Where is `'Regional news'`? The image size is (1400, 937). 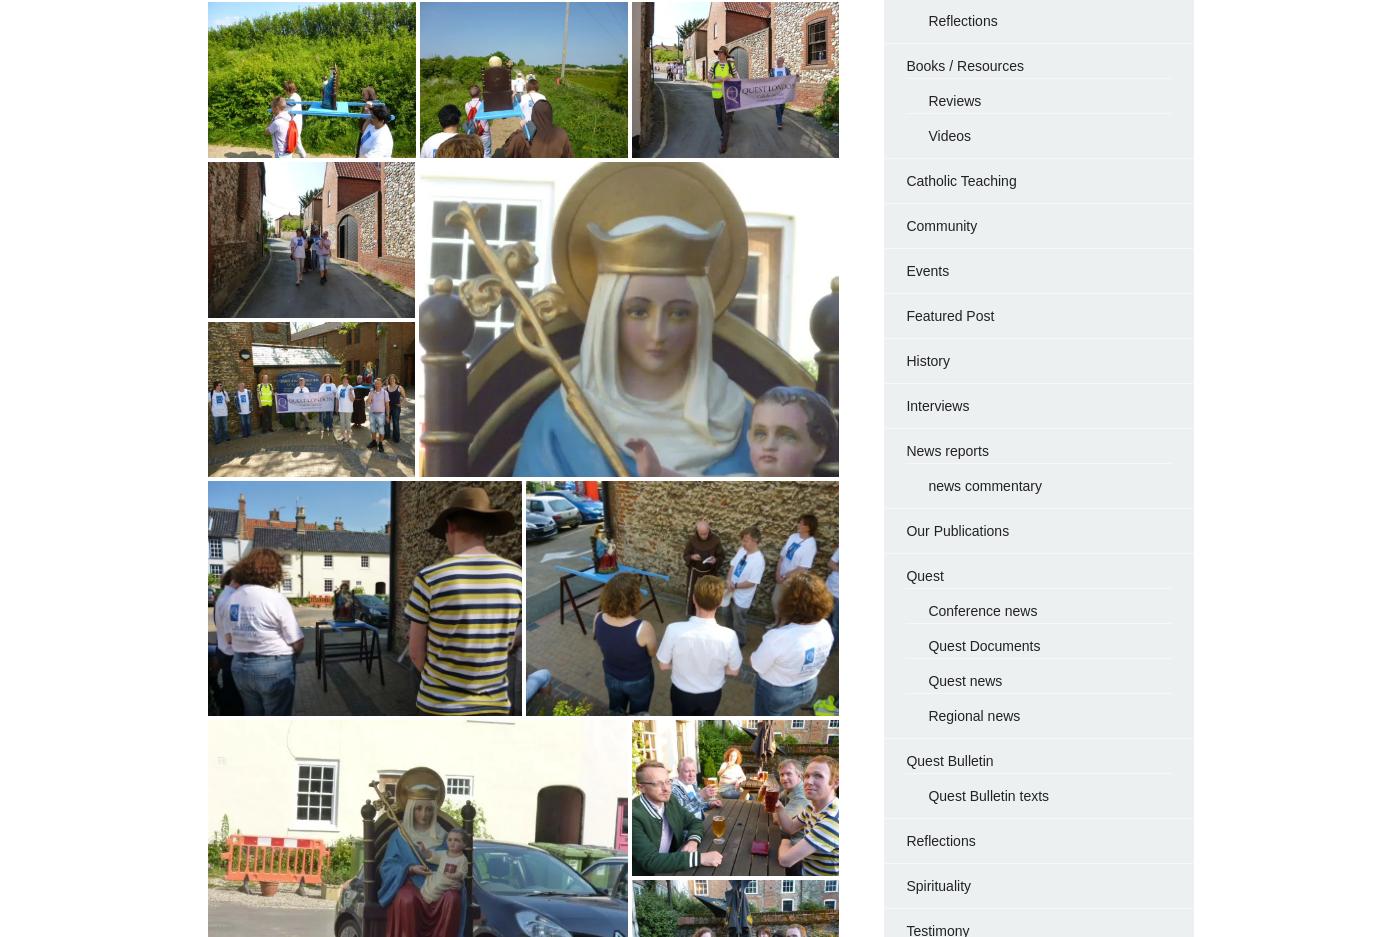
'Regional news' is located at coordinates (972, 715).